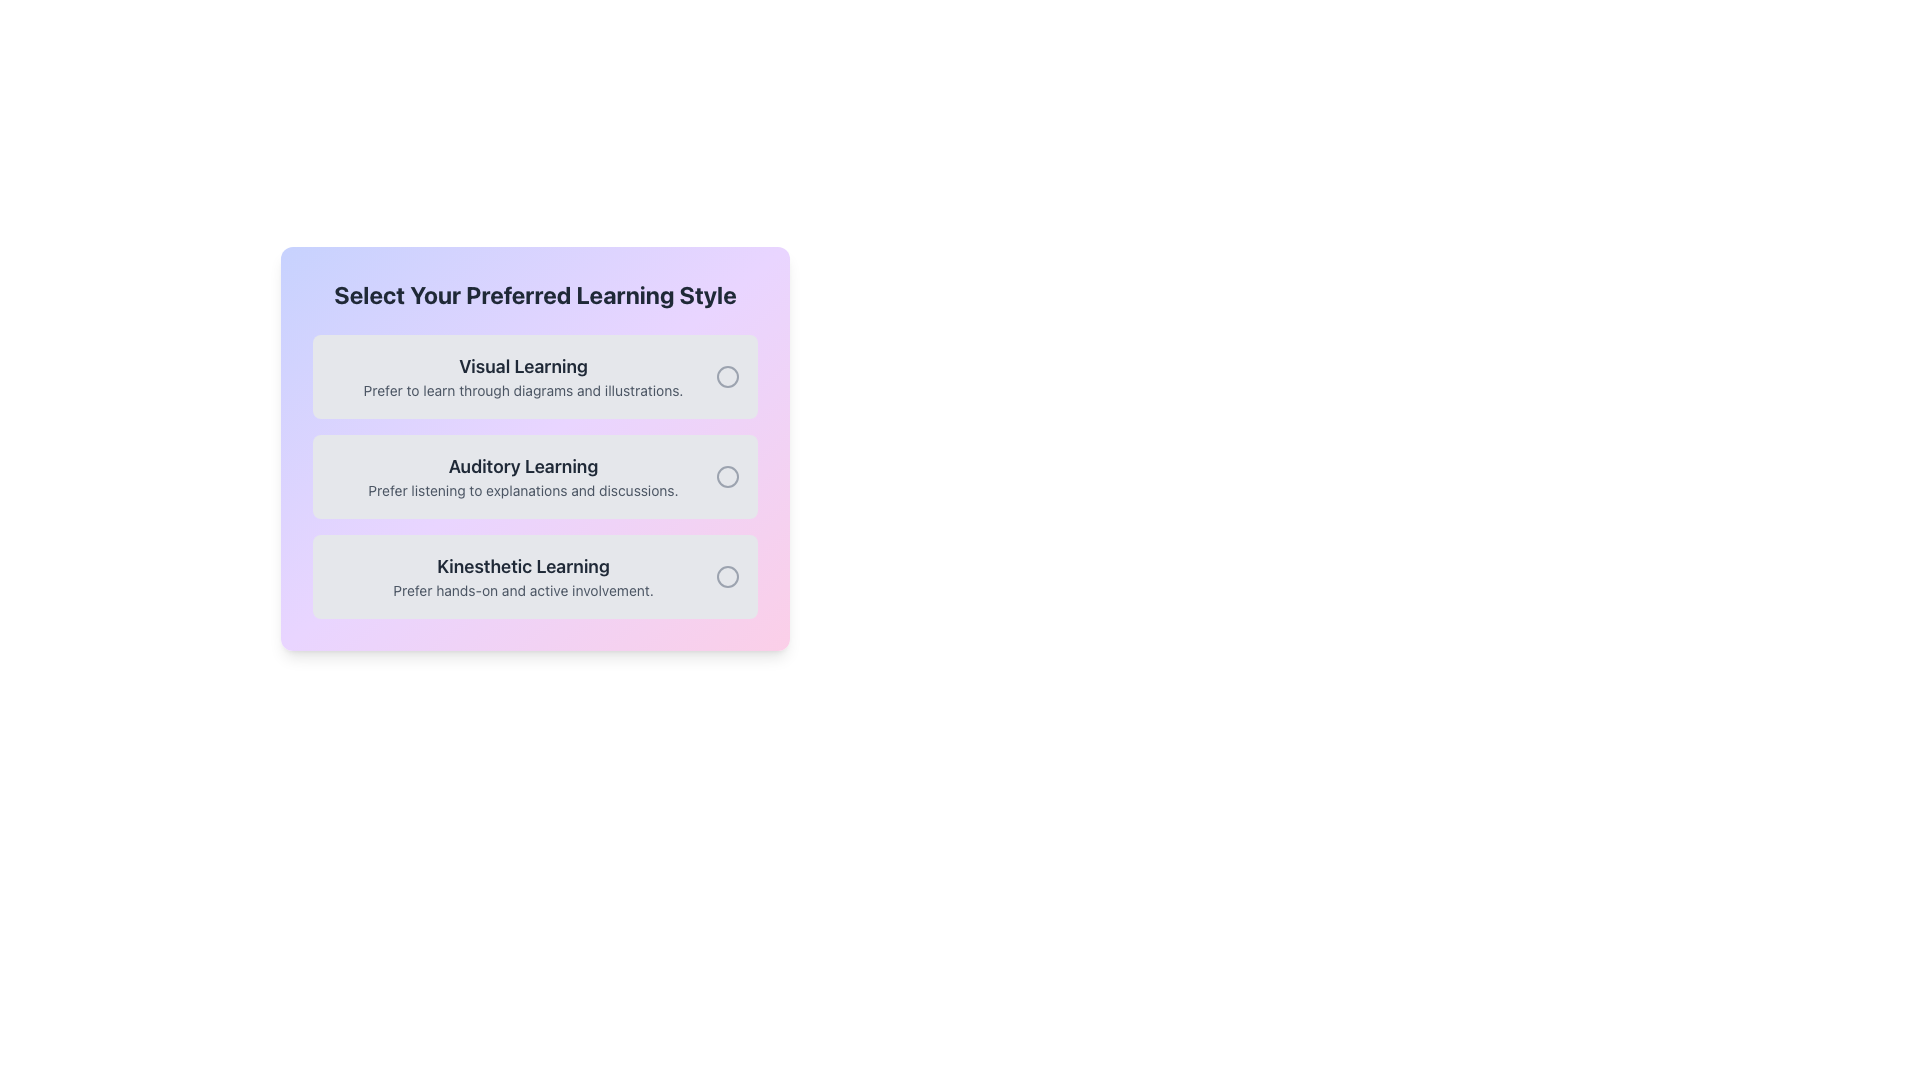 Image resolution: width=1920 pixels, height=1080 pixels. Describe the element at coordinates (727, 377) in the screenshot. I see `the Radio Button Indicator (Circle Outline) next to 'Visual Learning' to provide additional visual feedback` at that location.